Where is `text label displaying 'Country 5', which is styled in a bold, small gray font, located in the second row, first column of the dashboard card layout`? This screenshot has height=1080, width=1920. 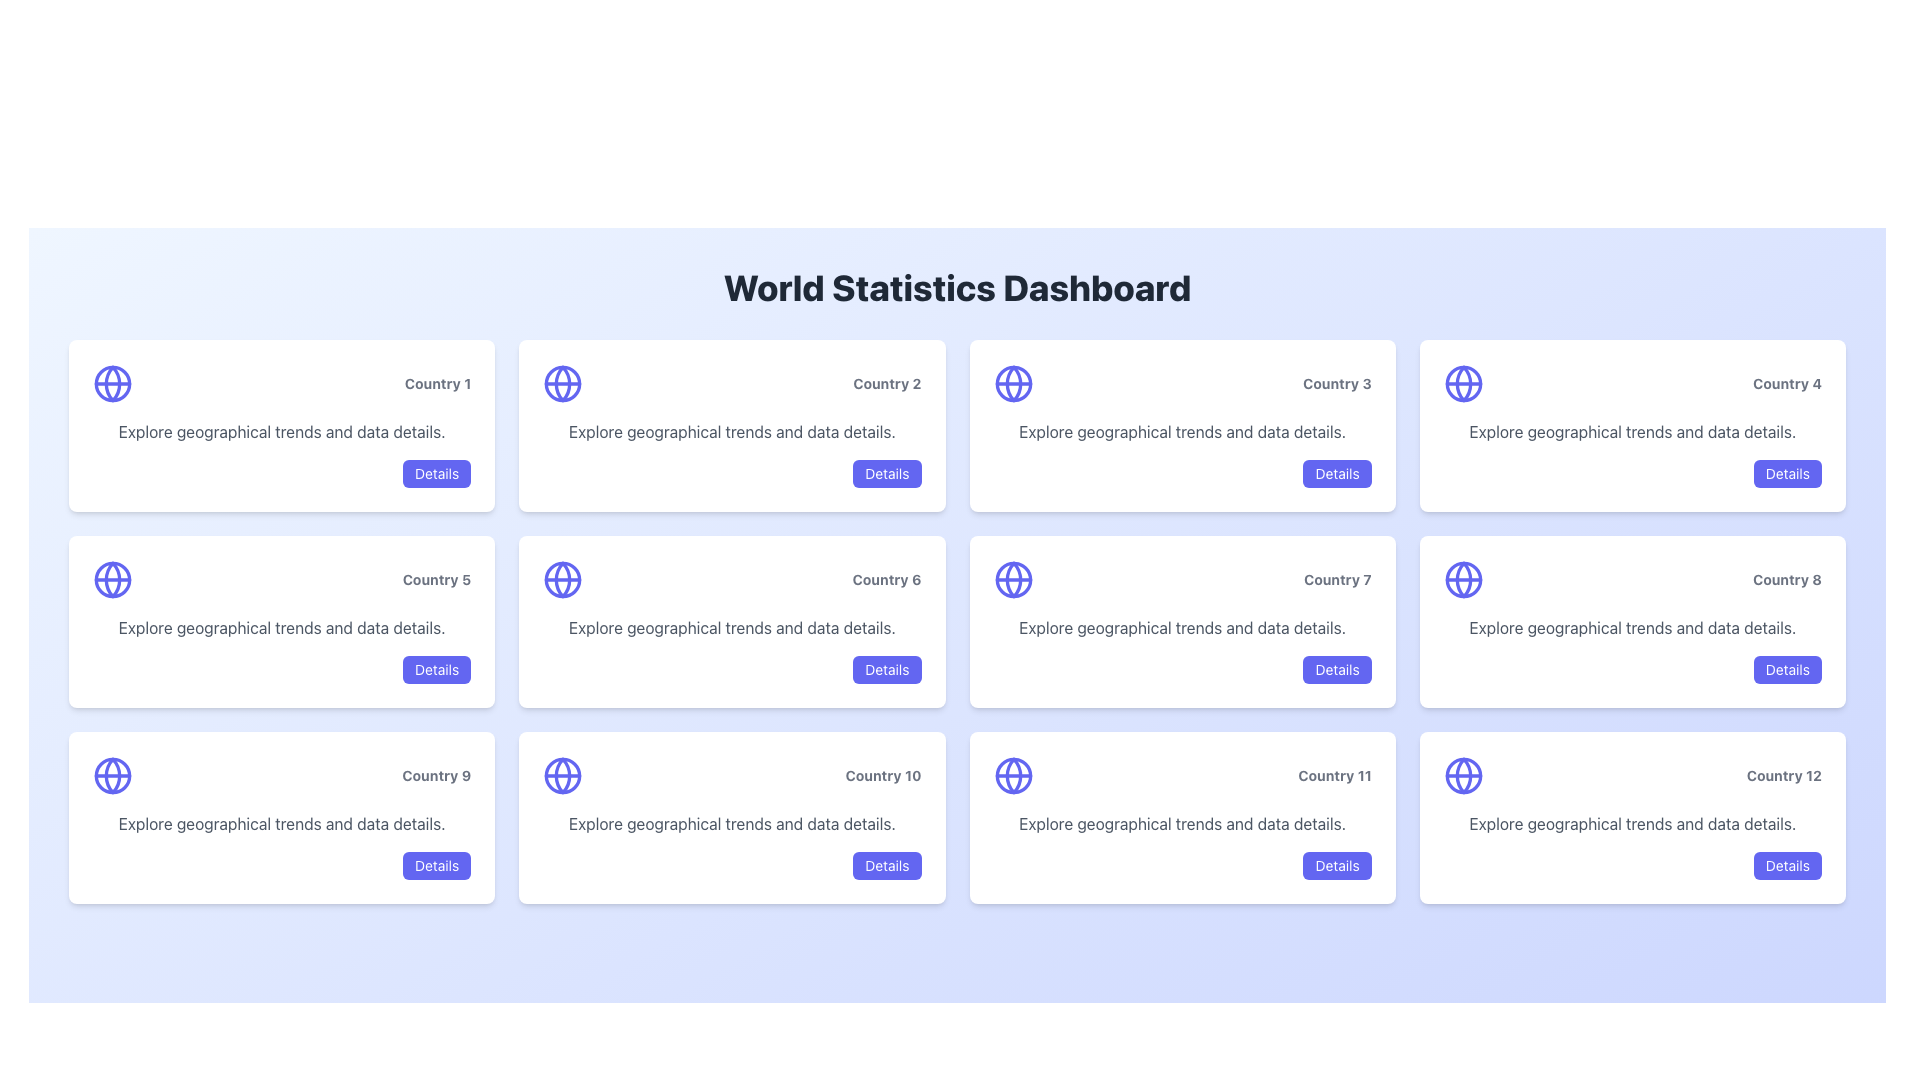
text label displaying 'Country 5', which is styled in a bold, small gray font, located in the second row, first column of the dashboard card layout is located at coordinates (435, 579).